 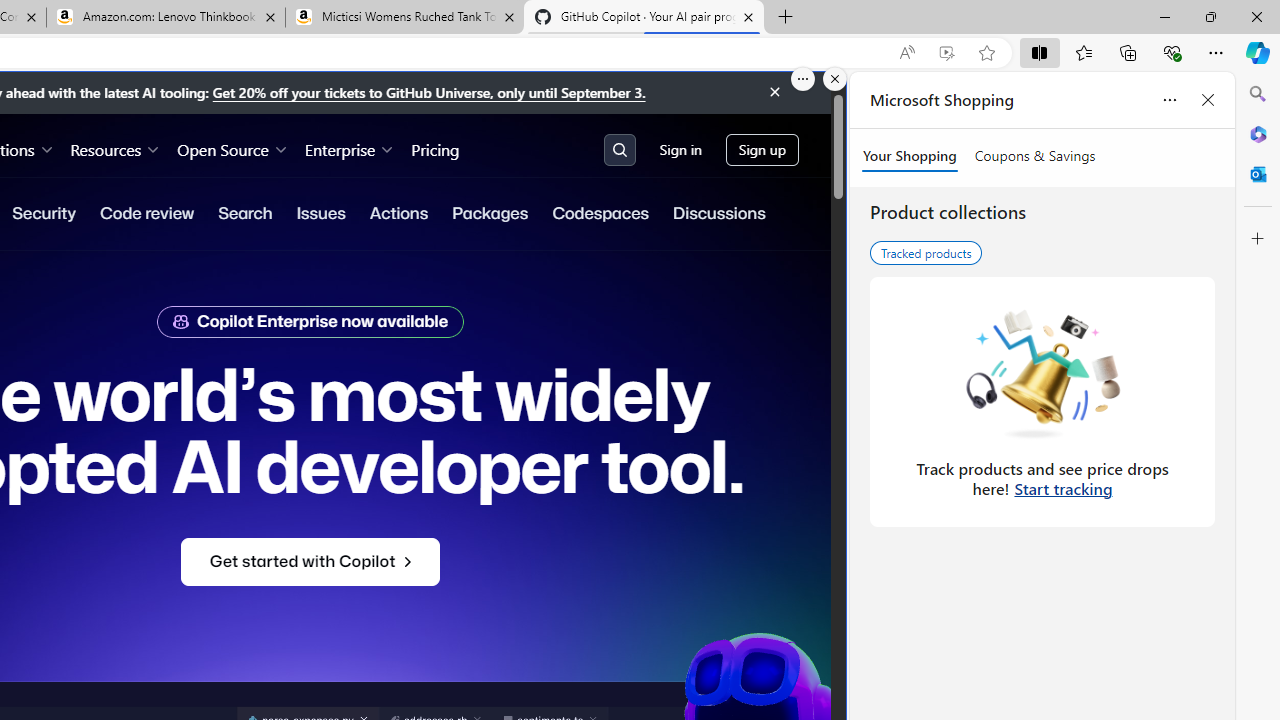 I want to click on 'Enhance video', so click(x=945, y=52).